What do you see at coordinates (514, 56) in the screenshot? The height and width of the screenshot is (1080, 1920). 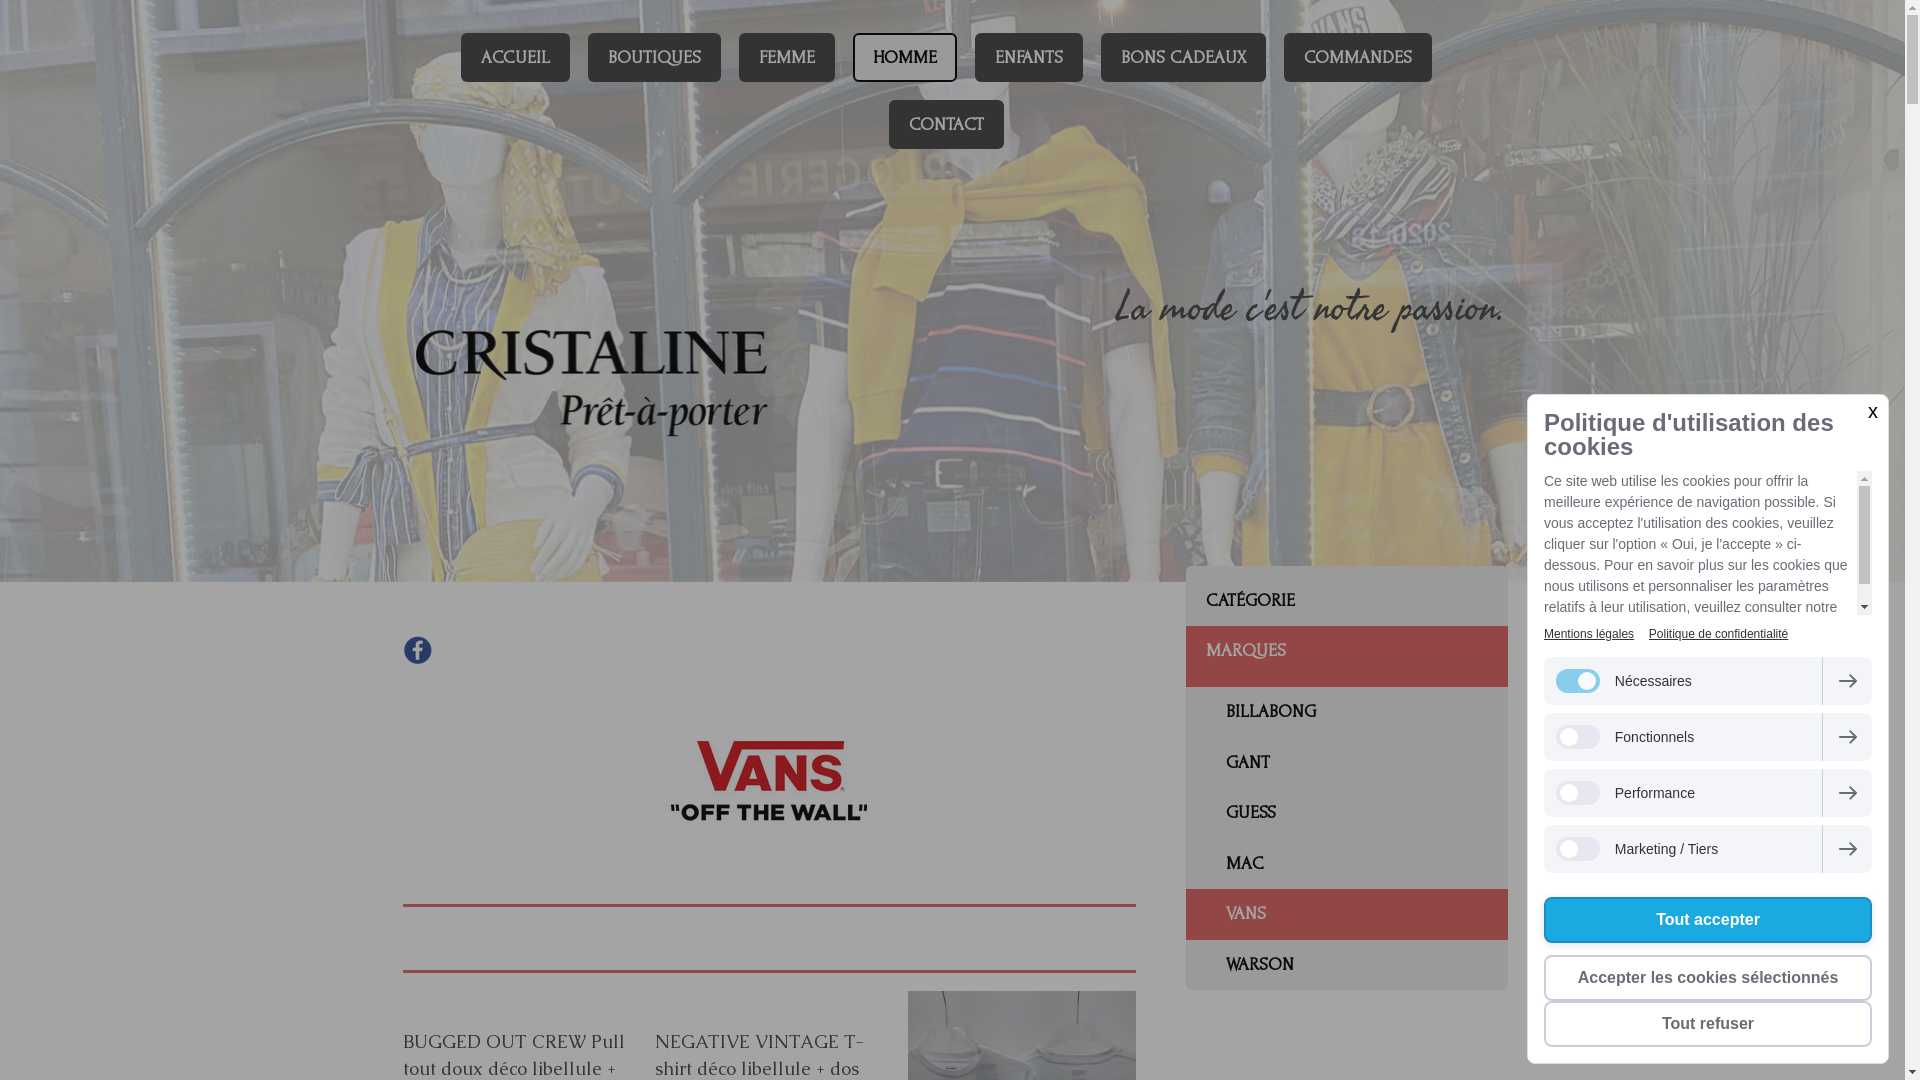 I see `'ACCUEIL'` at bounding box center [514, 56].